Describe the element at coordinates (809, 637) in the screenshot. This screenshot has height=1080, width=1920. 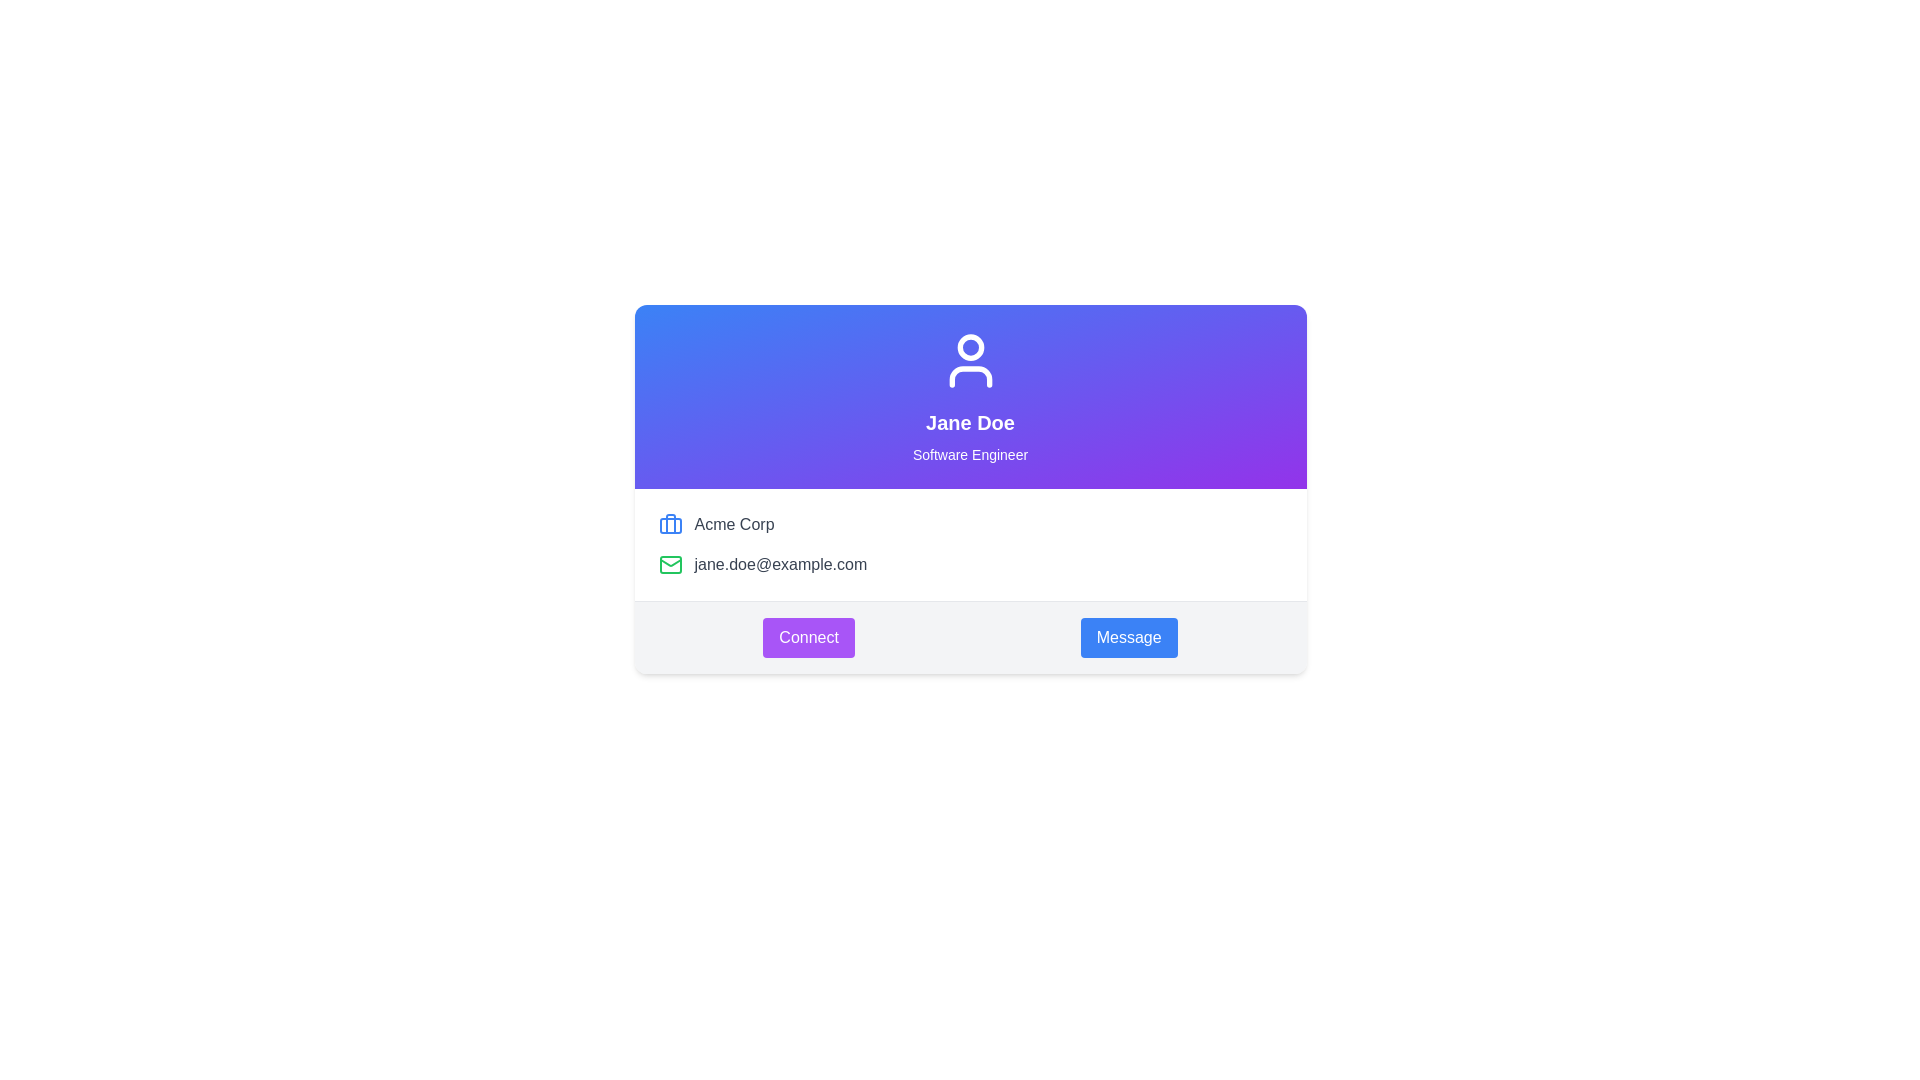
I see `the 'Connect' button located at the bottom left corner of a section with a gray background by` at that location.